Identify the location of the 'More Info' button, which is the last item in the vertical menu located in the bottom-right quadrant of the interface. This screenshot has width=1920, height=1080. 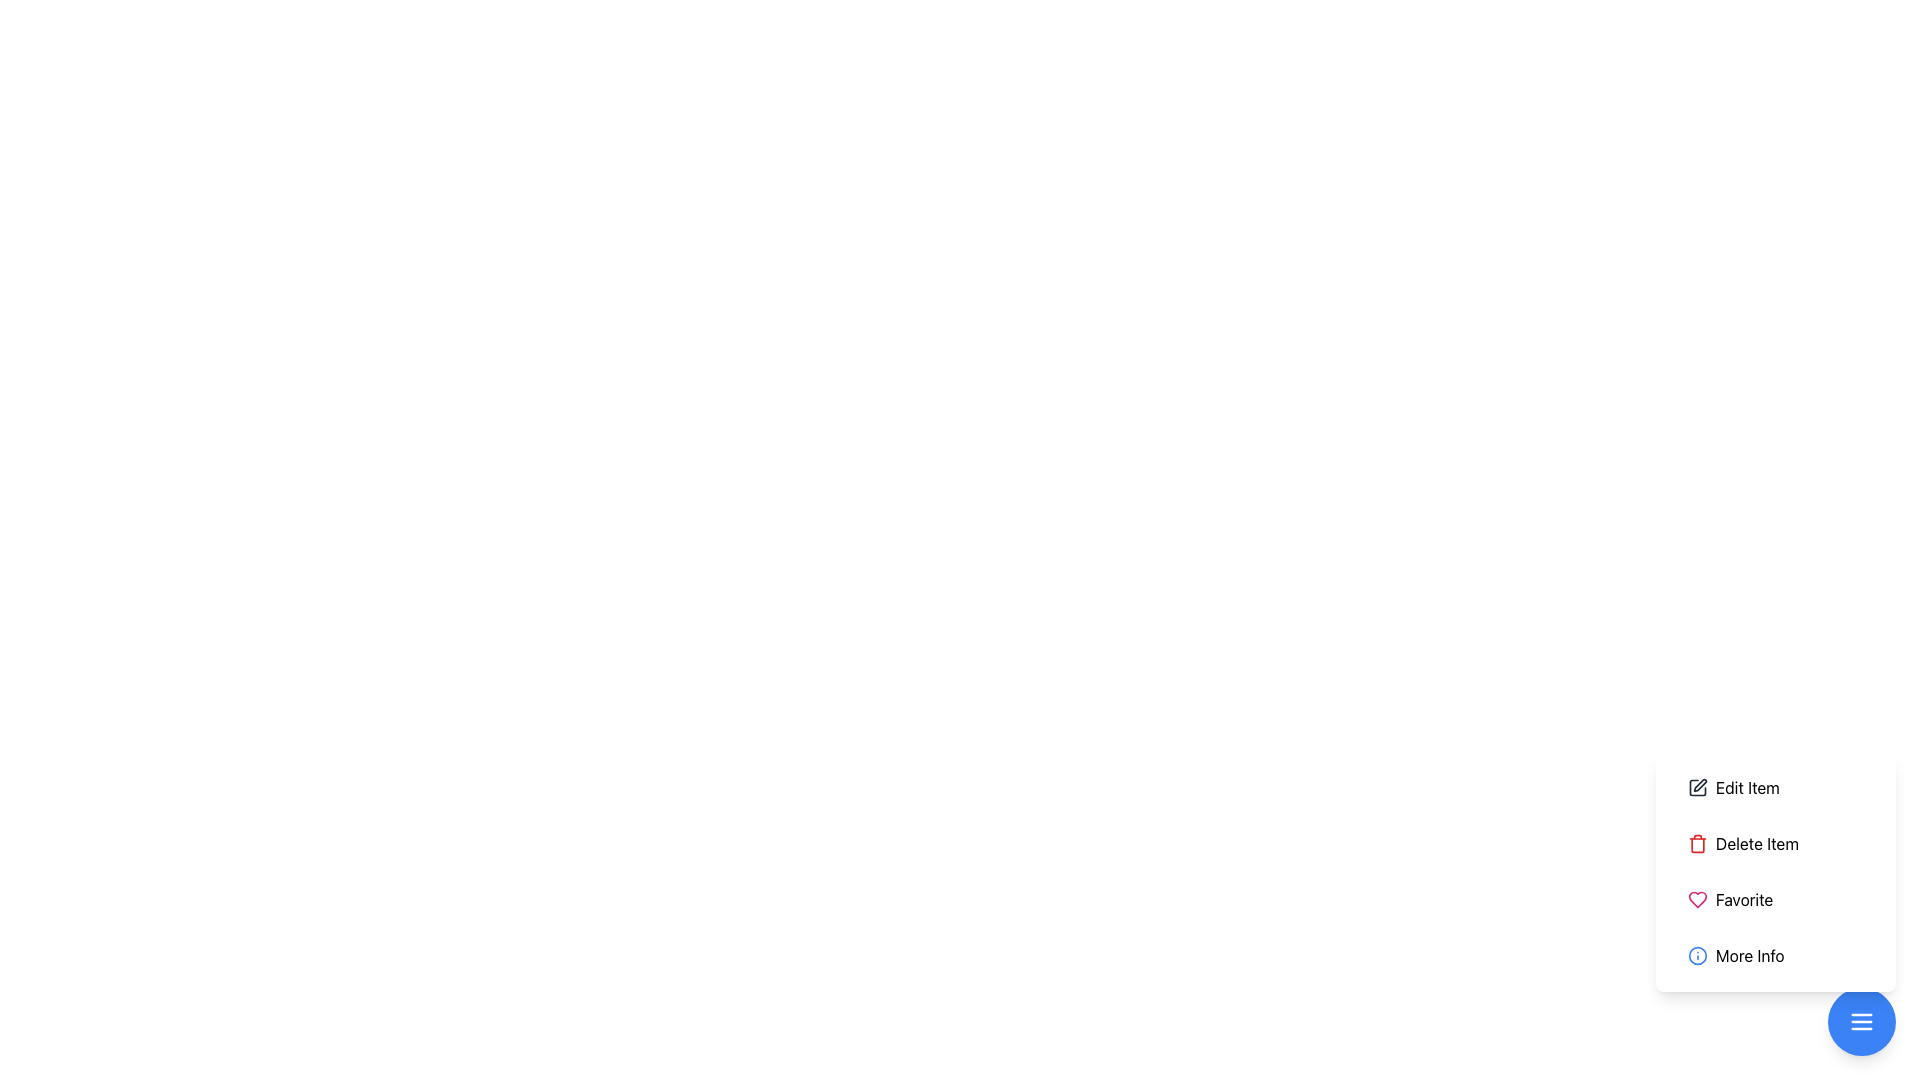
(1776, 955).